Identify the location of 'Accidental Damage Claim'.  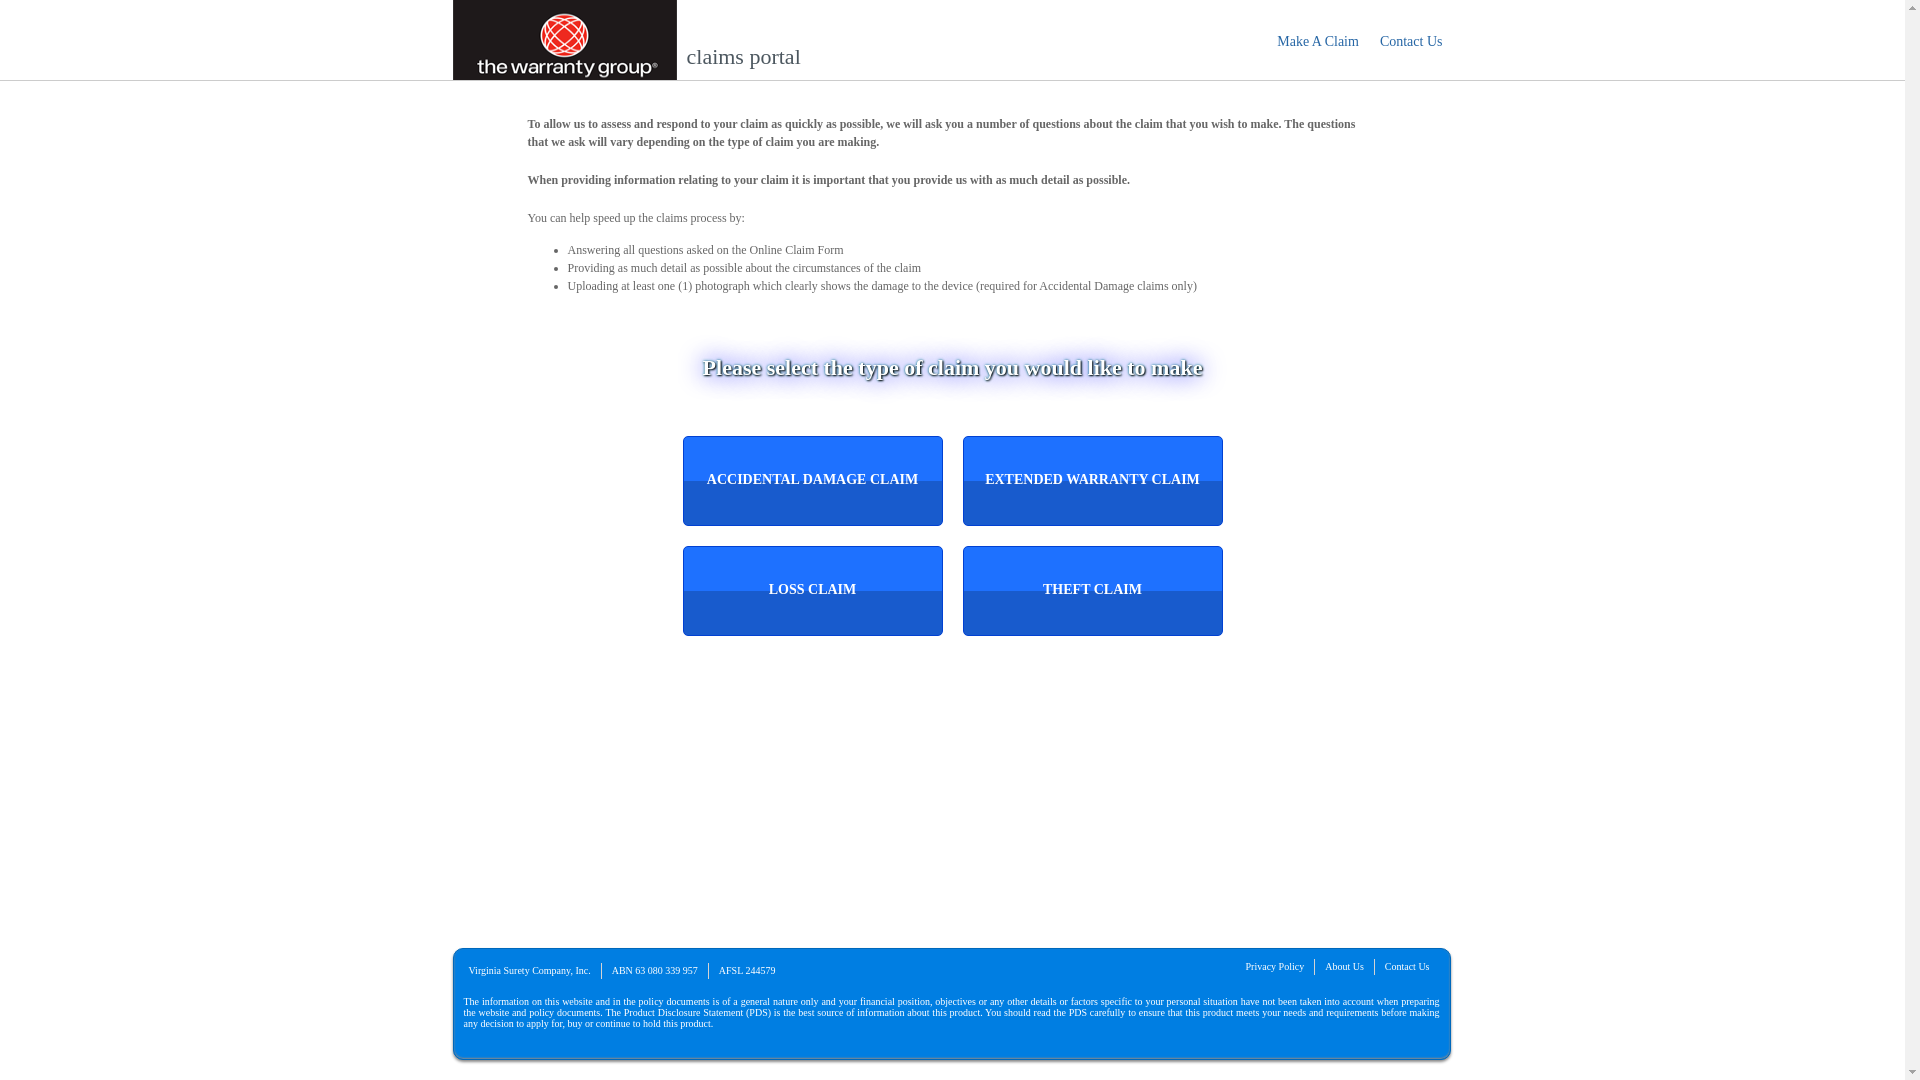
(811, 481).